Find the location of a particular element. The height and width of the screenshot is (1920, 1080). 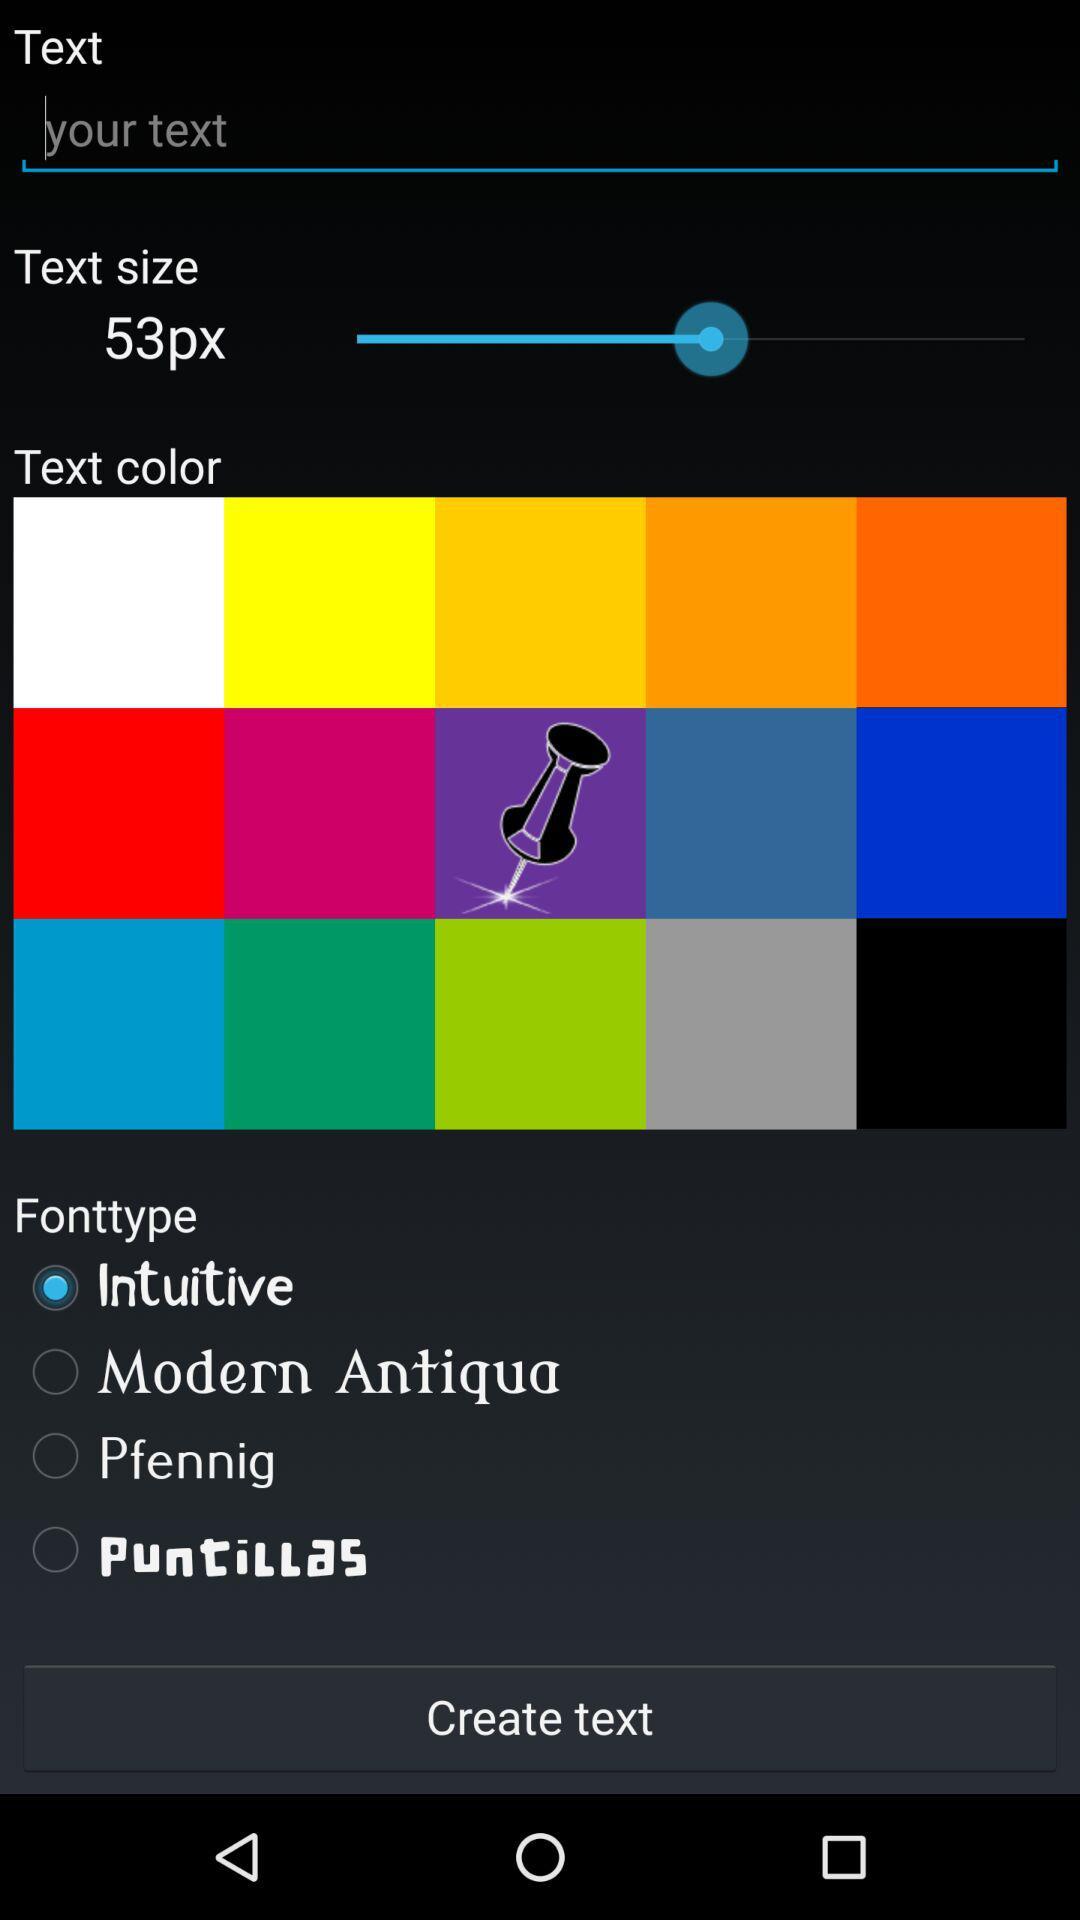

black text color is located at coordinates (960, 1023).